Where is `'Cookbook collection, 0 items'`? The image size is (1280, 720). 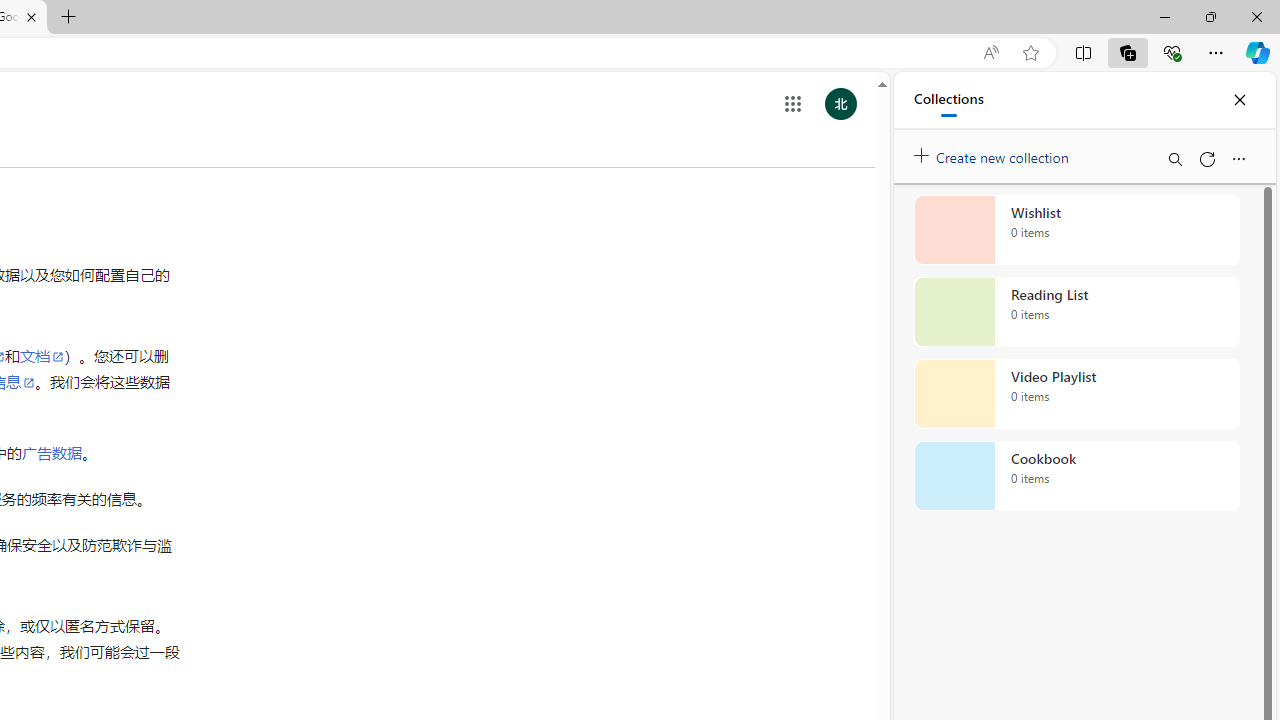
'Cookbook collection, 0 items' is located at coordinates (1076, 475).